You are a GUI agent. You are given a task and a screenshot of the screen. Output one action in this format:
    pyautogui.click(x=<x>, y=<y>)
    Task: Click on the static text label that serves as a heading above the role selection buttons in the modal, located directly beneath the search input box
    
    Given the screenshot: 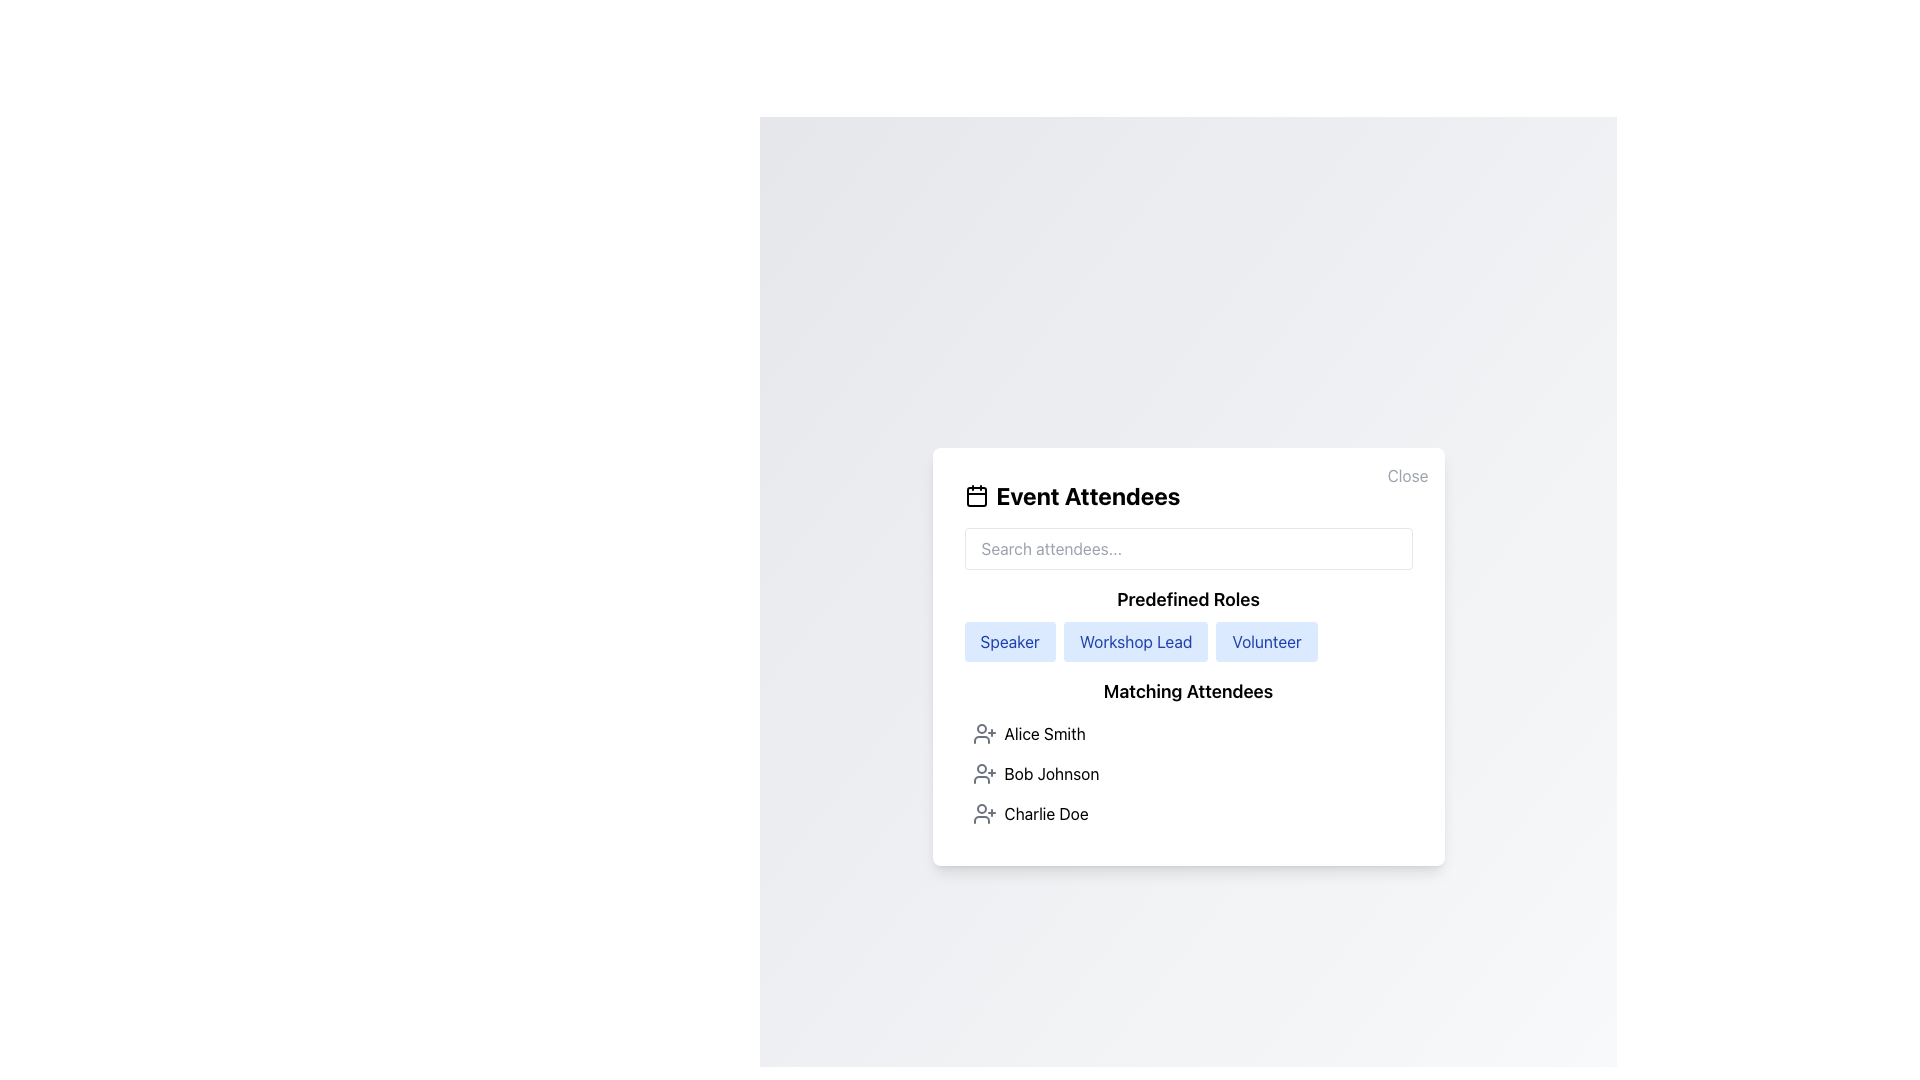 What is the action you would take?
    pyautogui.click(x=1188, y=599)
    